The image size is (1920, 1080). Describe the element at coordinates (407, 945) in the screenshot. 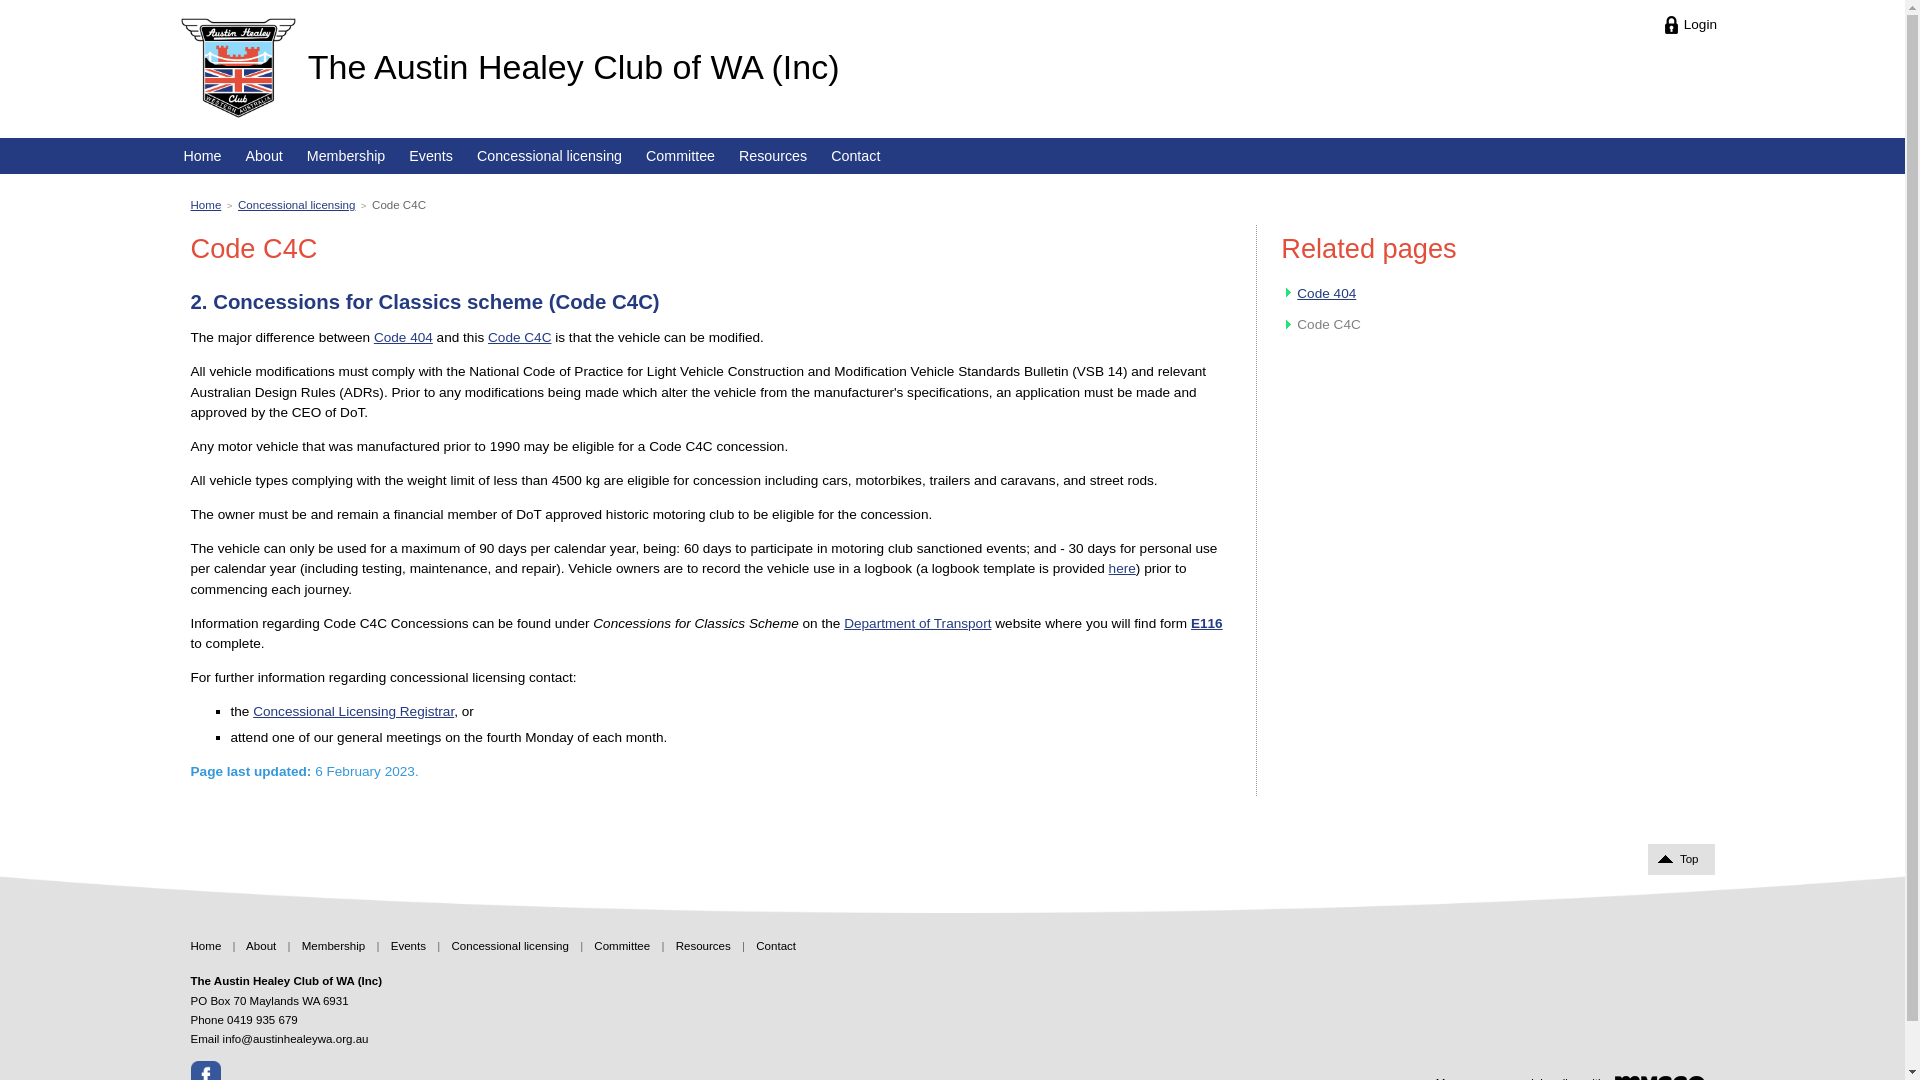

I see `'Events'` at that location.